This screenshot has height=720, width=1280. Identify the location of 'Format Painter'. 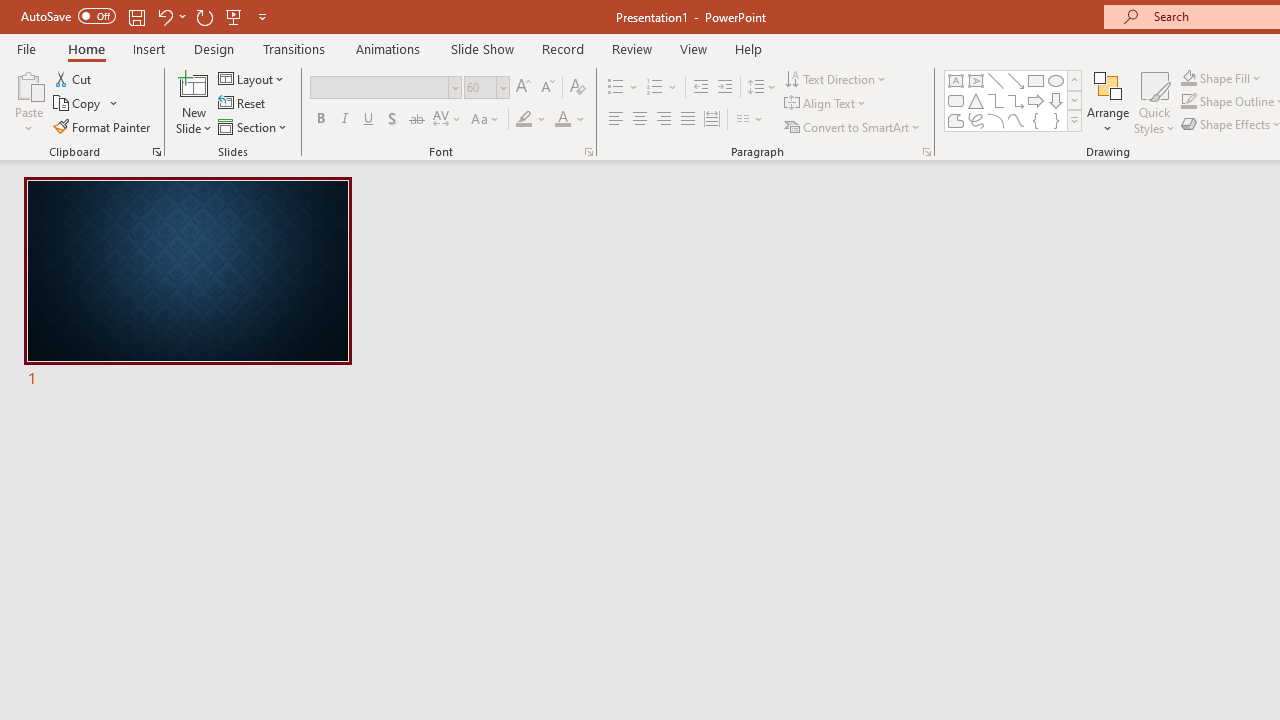
(102, 127).